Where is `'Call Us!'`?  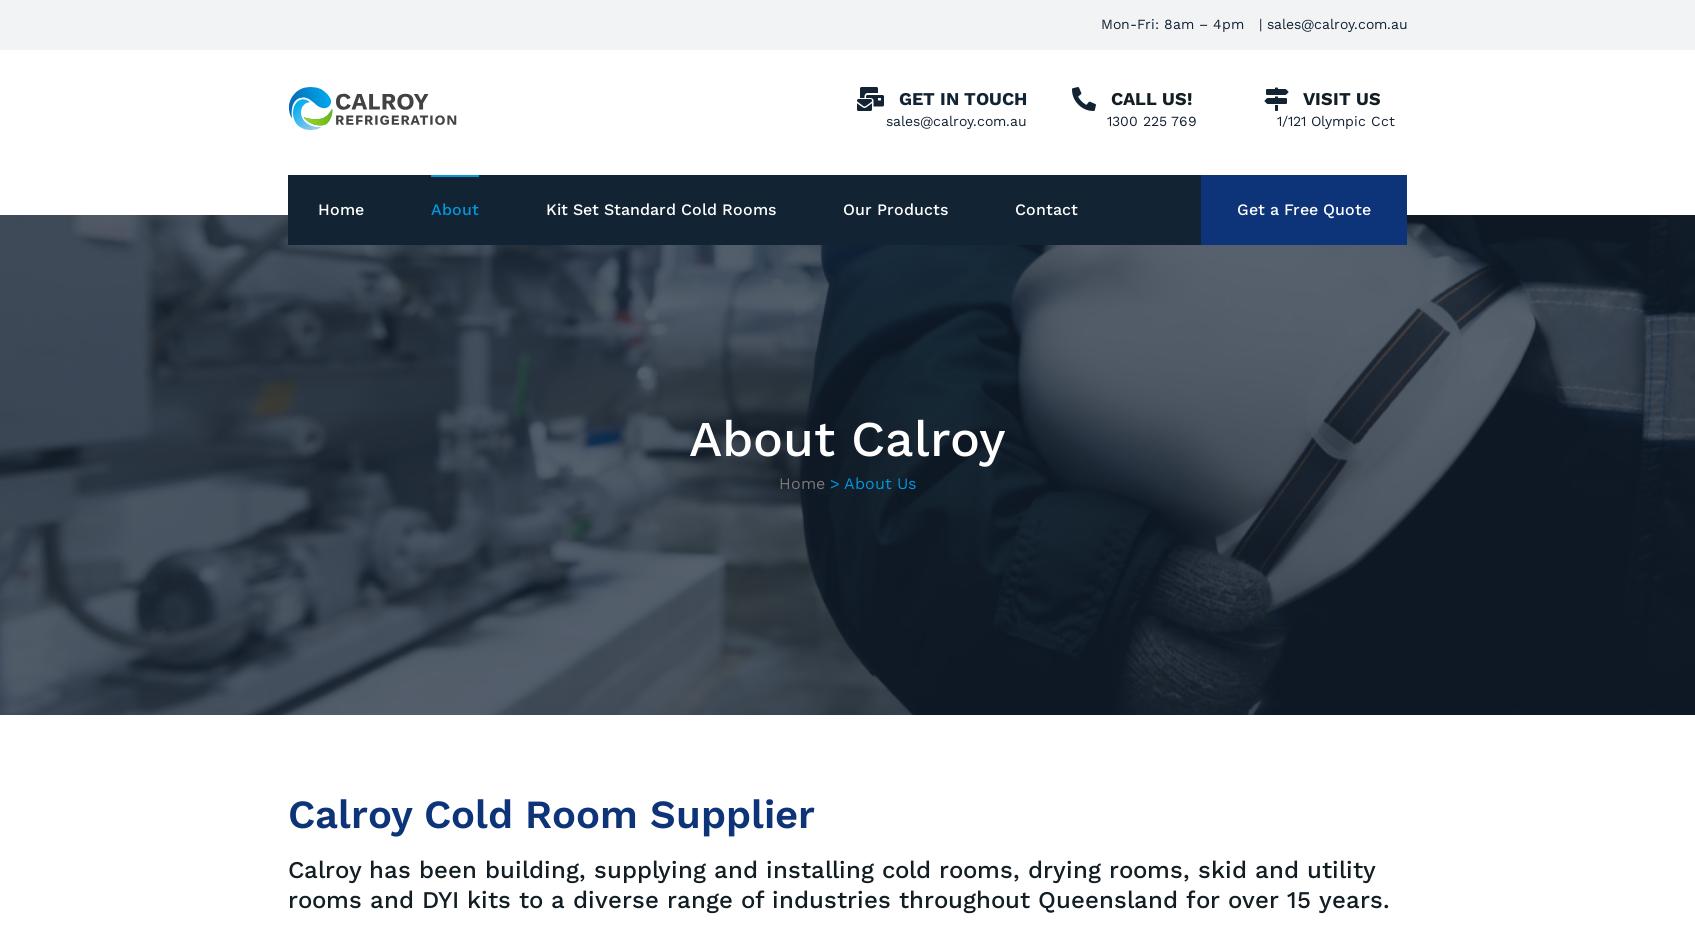
'Call Us!' is located at coordinates (1150, 96).